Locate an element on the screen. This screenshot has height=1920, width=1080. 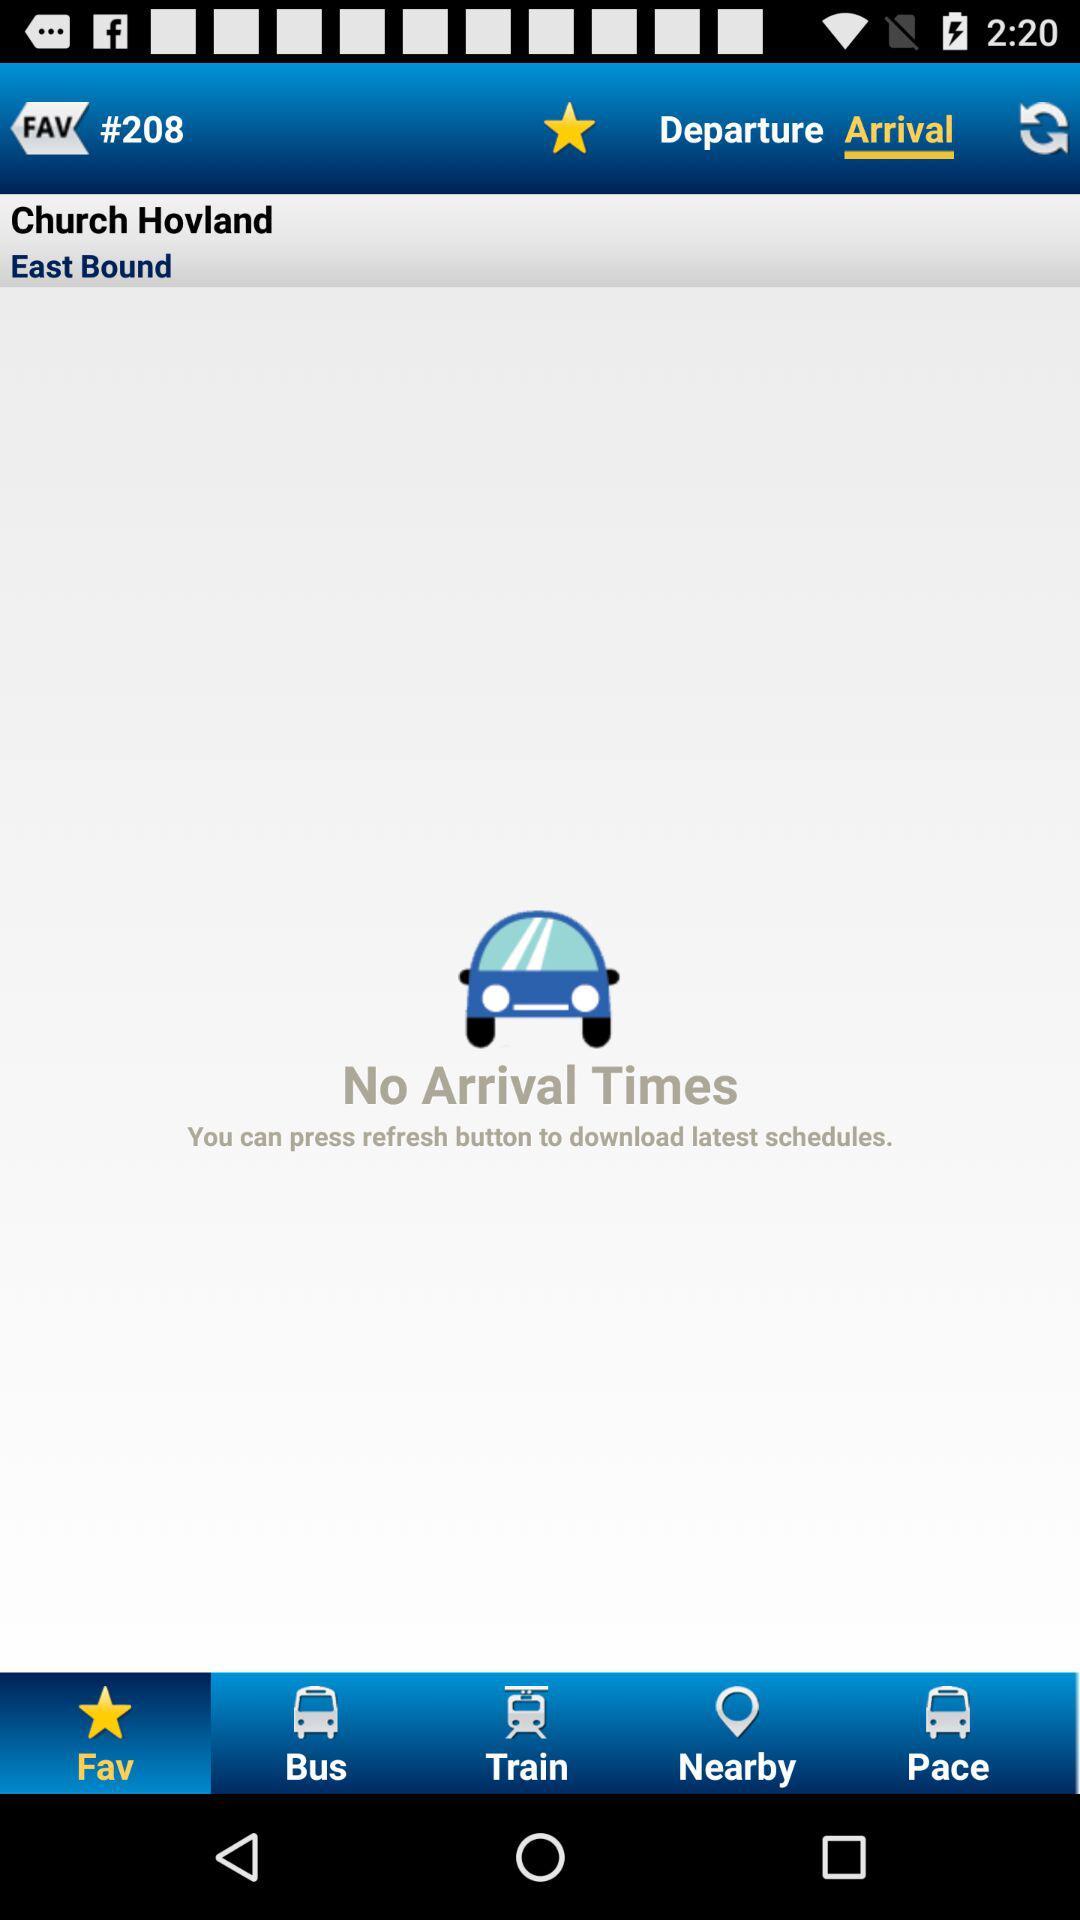
as favorite is located at coordinates (570, 127).